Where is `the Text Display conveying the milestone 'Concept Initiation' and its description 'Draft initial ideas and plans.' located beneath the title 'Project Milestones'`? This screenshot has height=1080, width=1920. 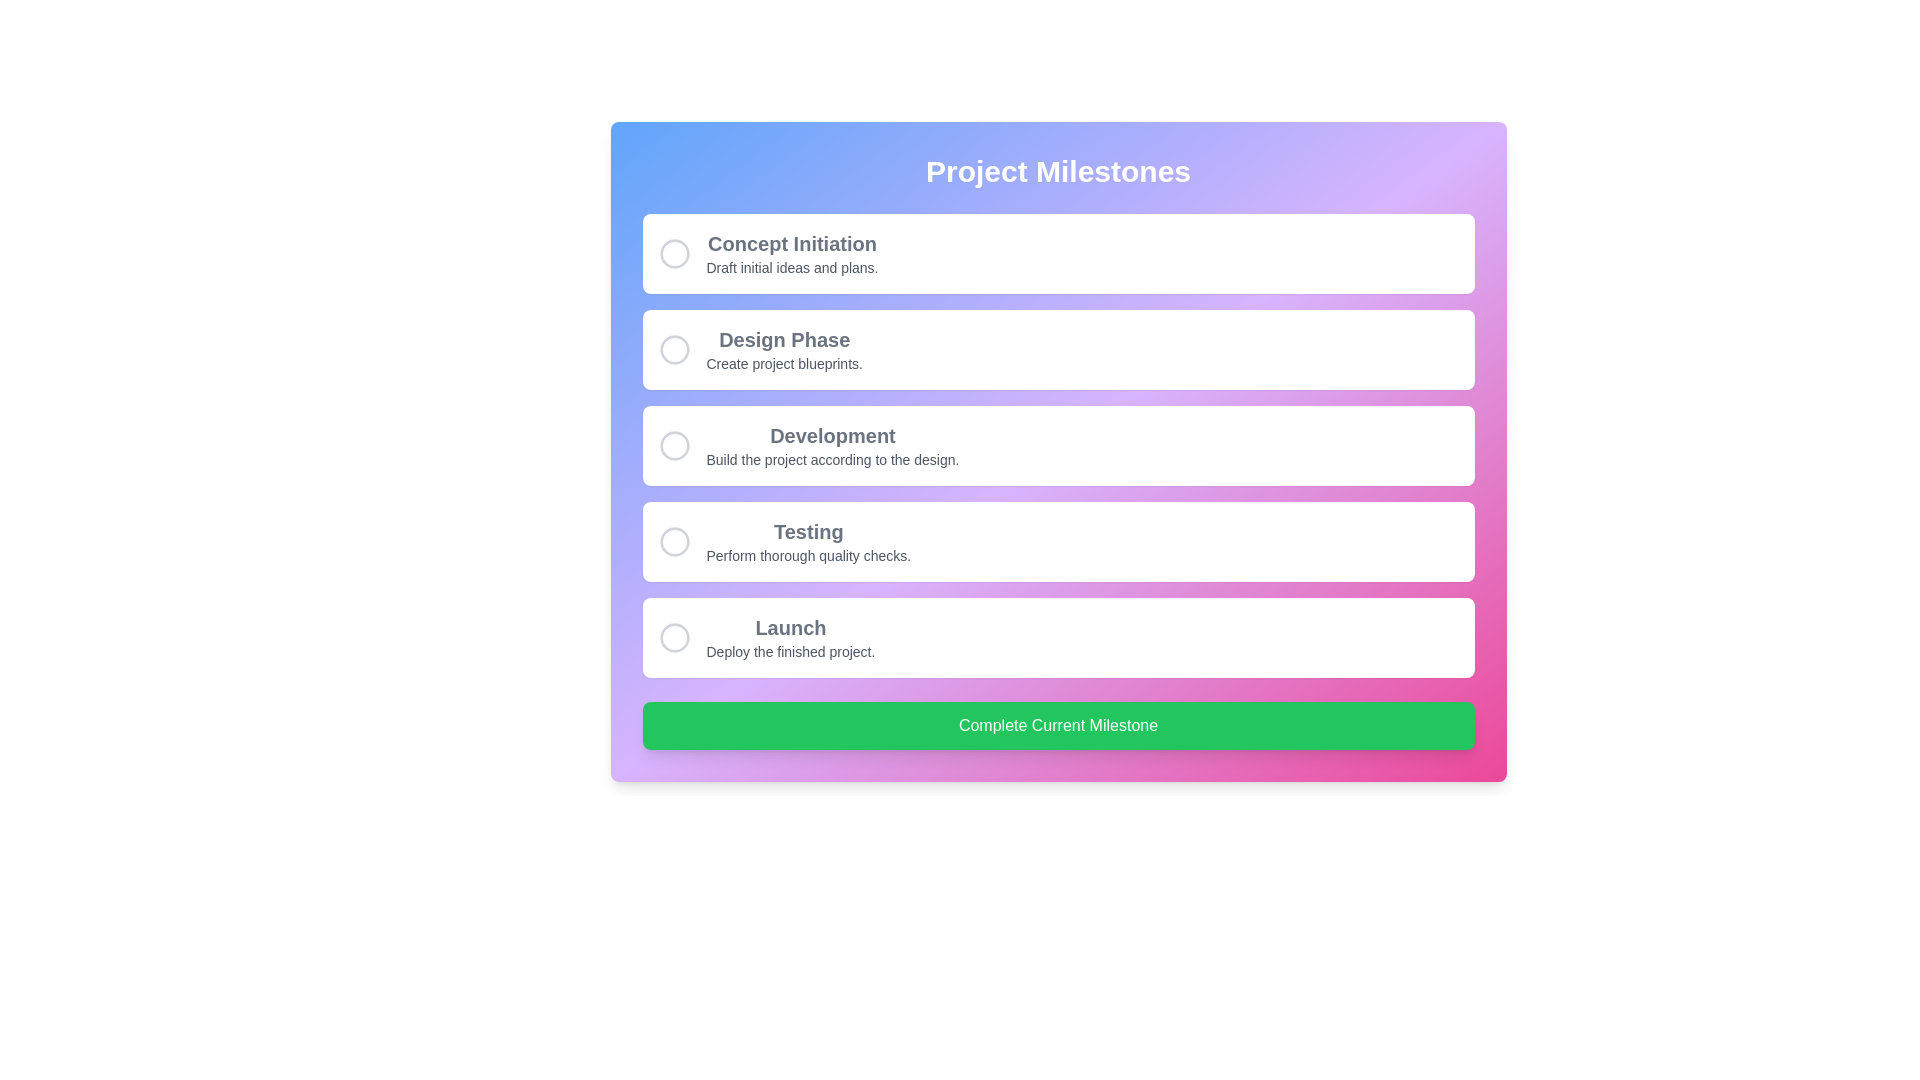 the Text Display conveying the milestone 'Concept Initiation' and its description 'Draft initial ideas and plans.' located beneath the title 'Project Milestones' is located at coordinates (791, 253).